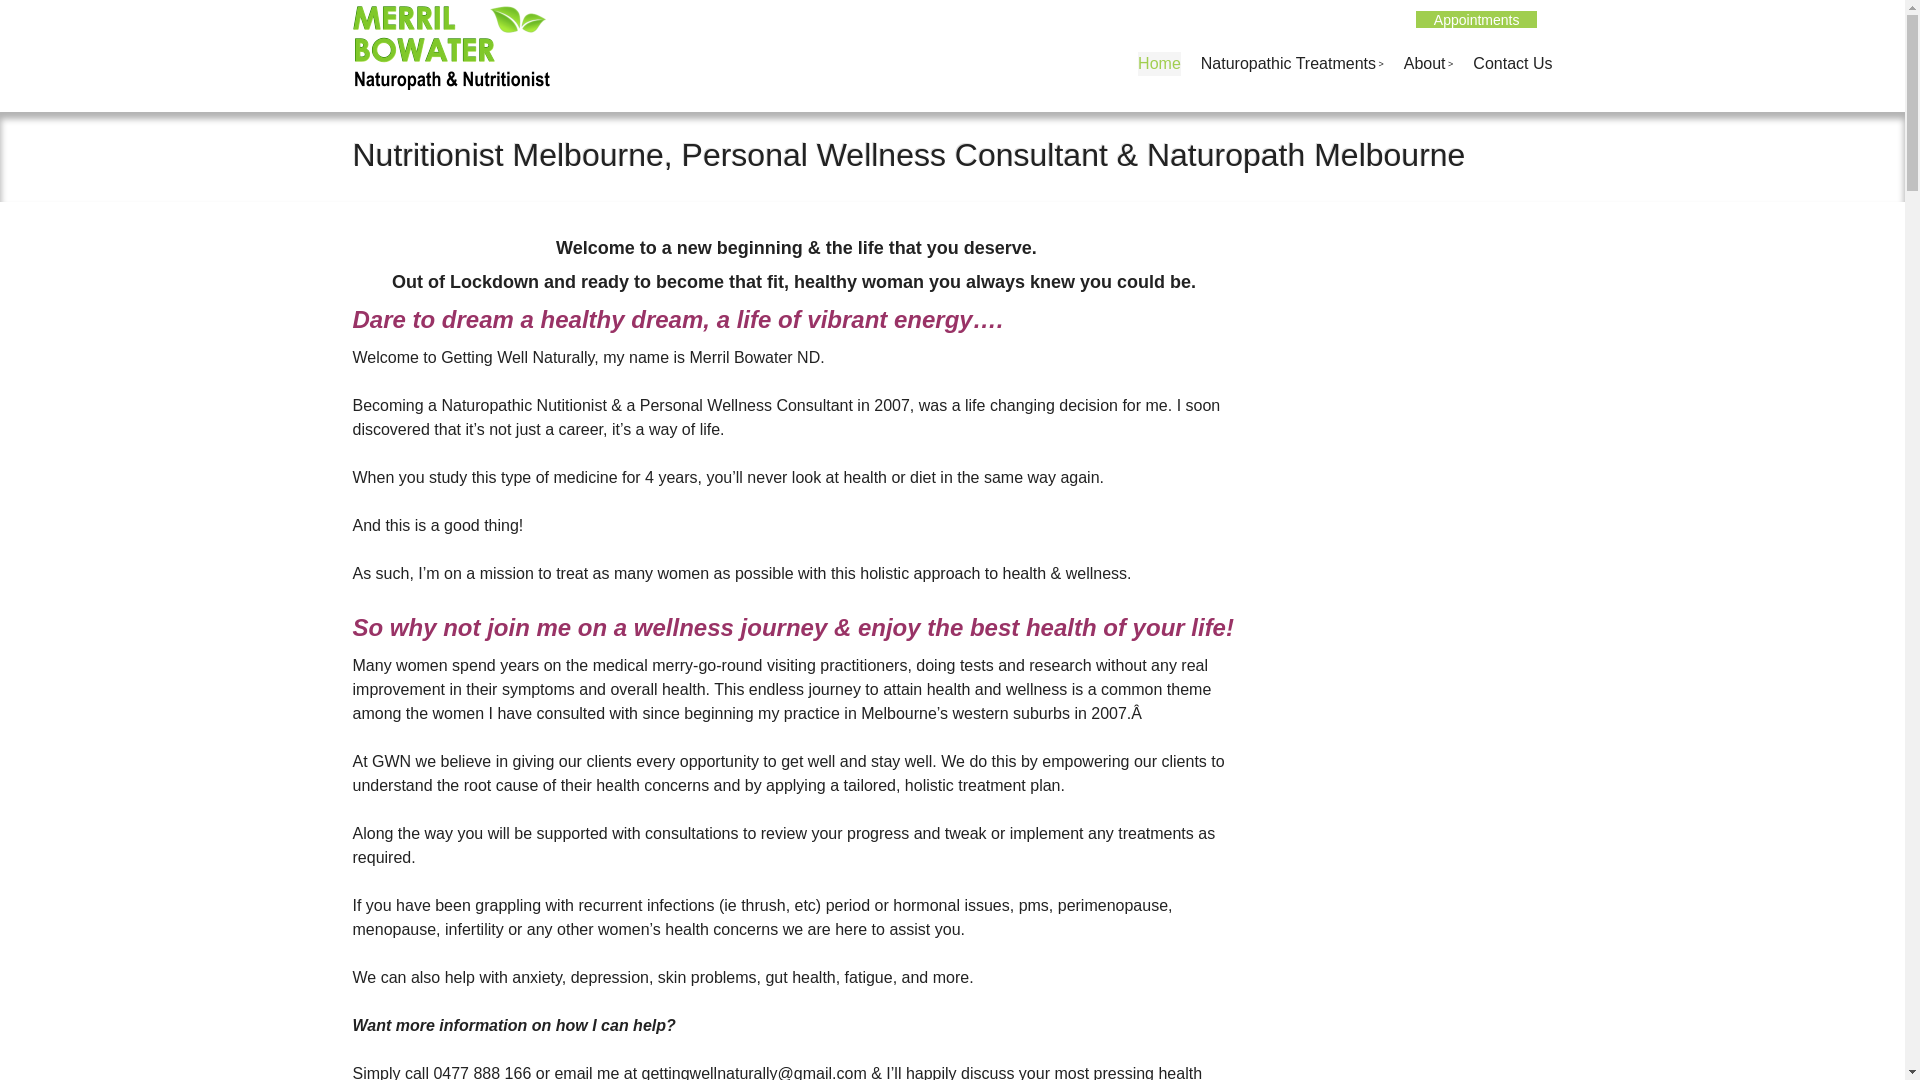 This screenshot has height=1080, width=1920. Describe the element at coordinates (1428, 63) in the screenshot. I see `'About'` at that location.